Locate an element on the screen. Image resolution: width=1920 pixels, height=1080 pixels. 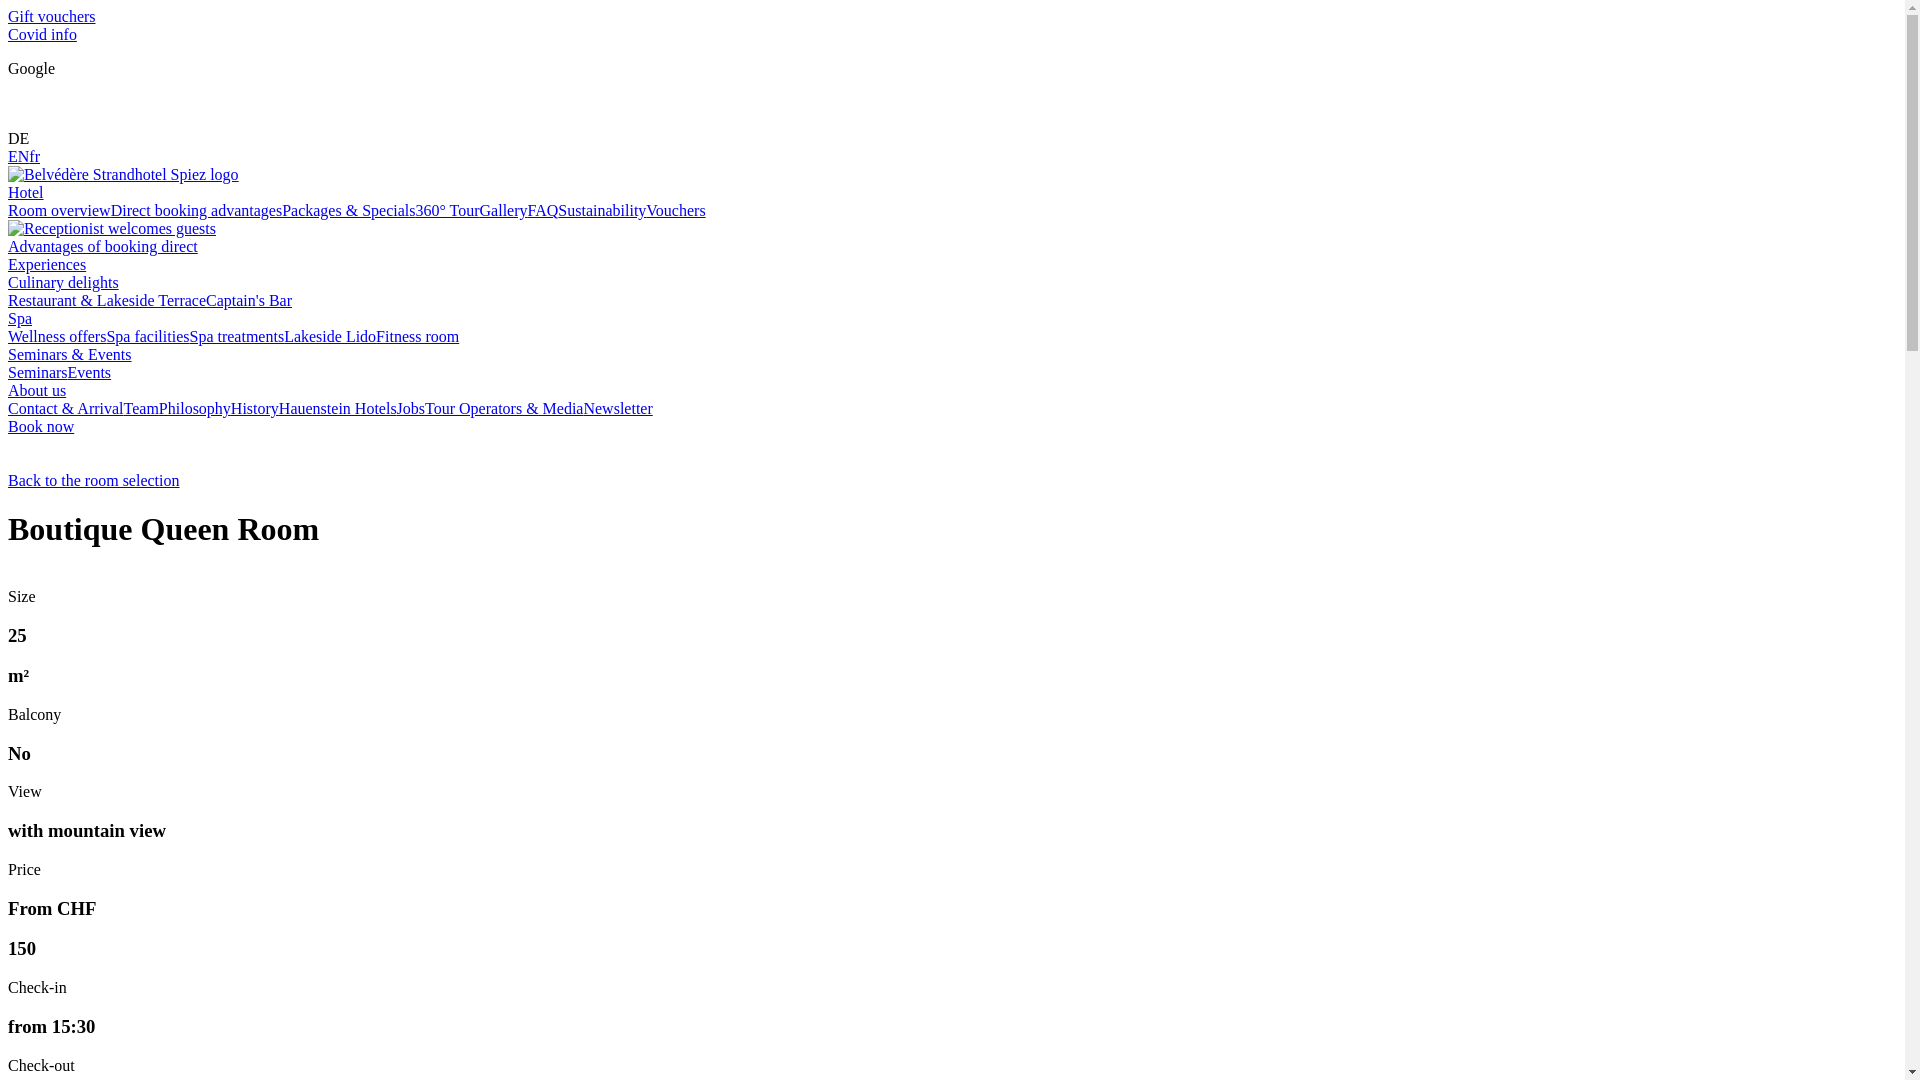
'Vouchers' is located at coordinates (646, 210).